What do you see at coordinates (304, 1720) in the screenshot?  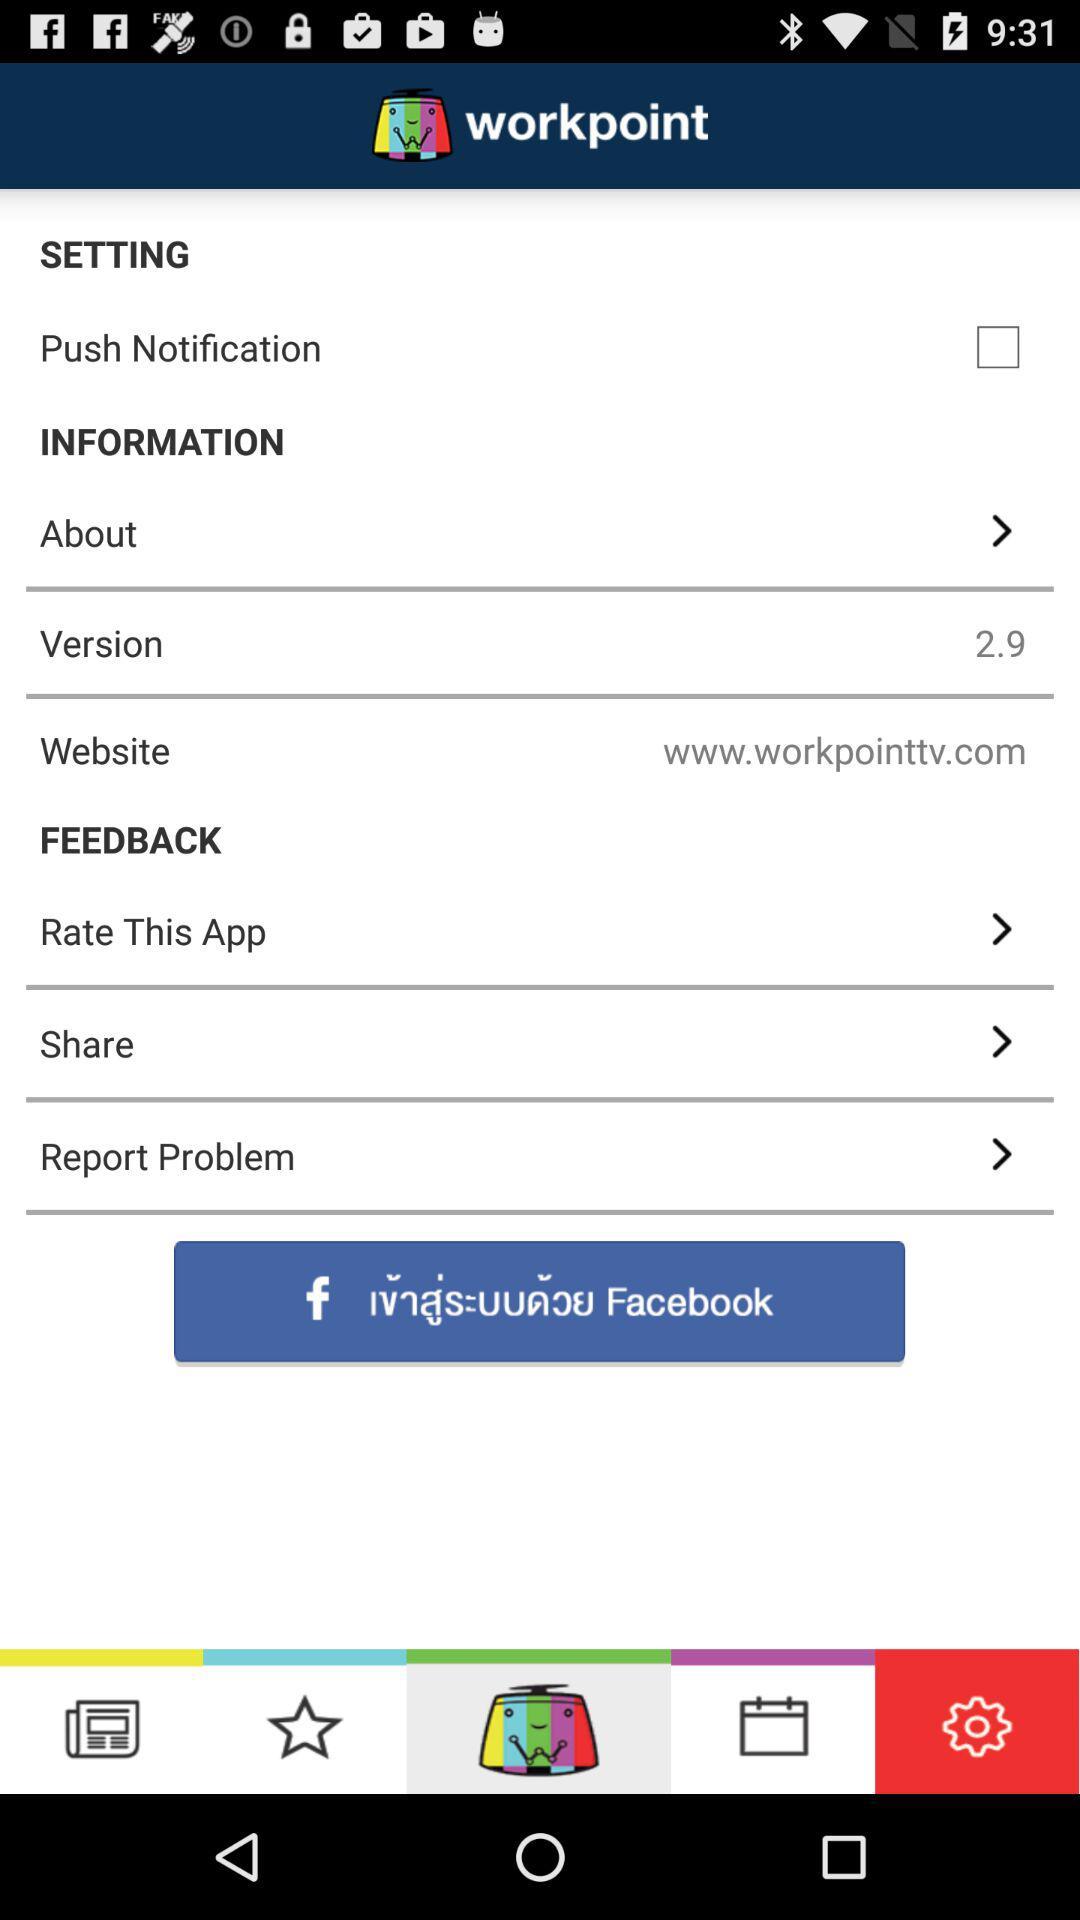 I see `the second button at bottom menu bar` at bounding box center [304, 1720].